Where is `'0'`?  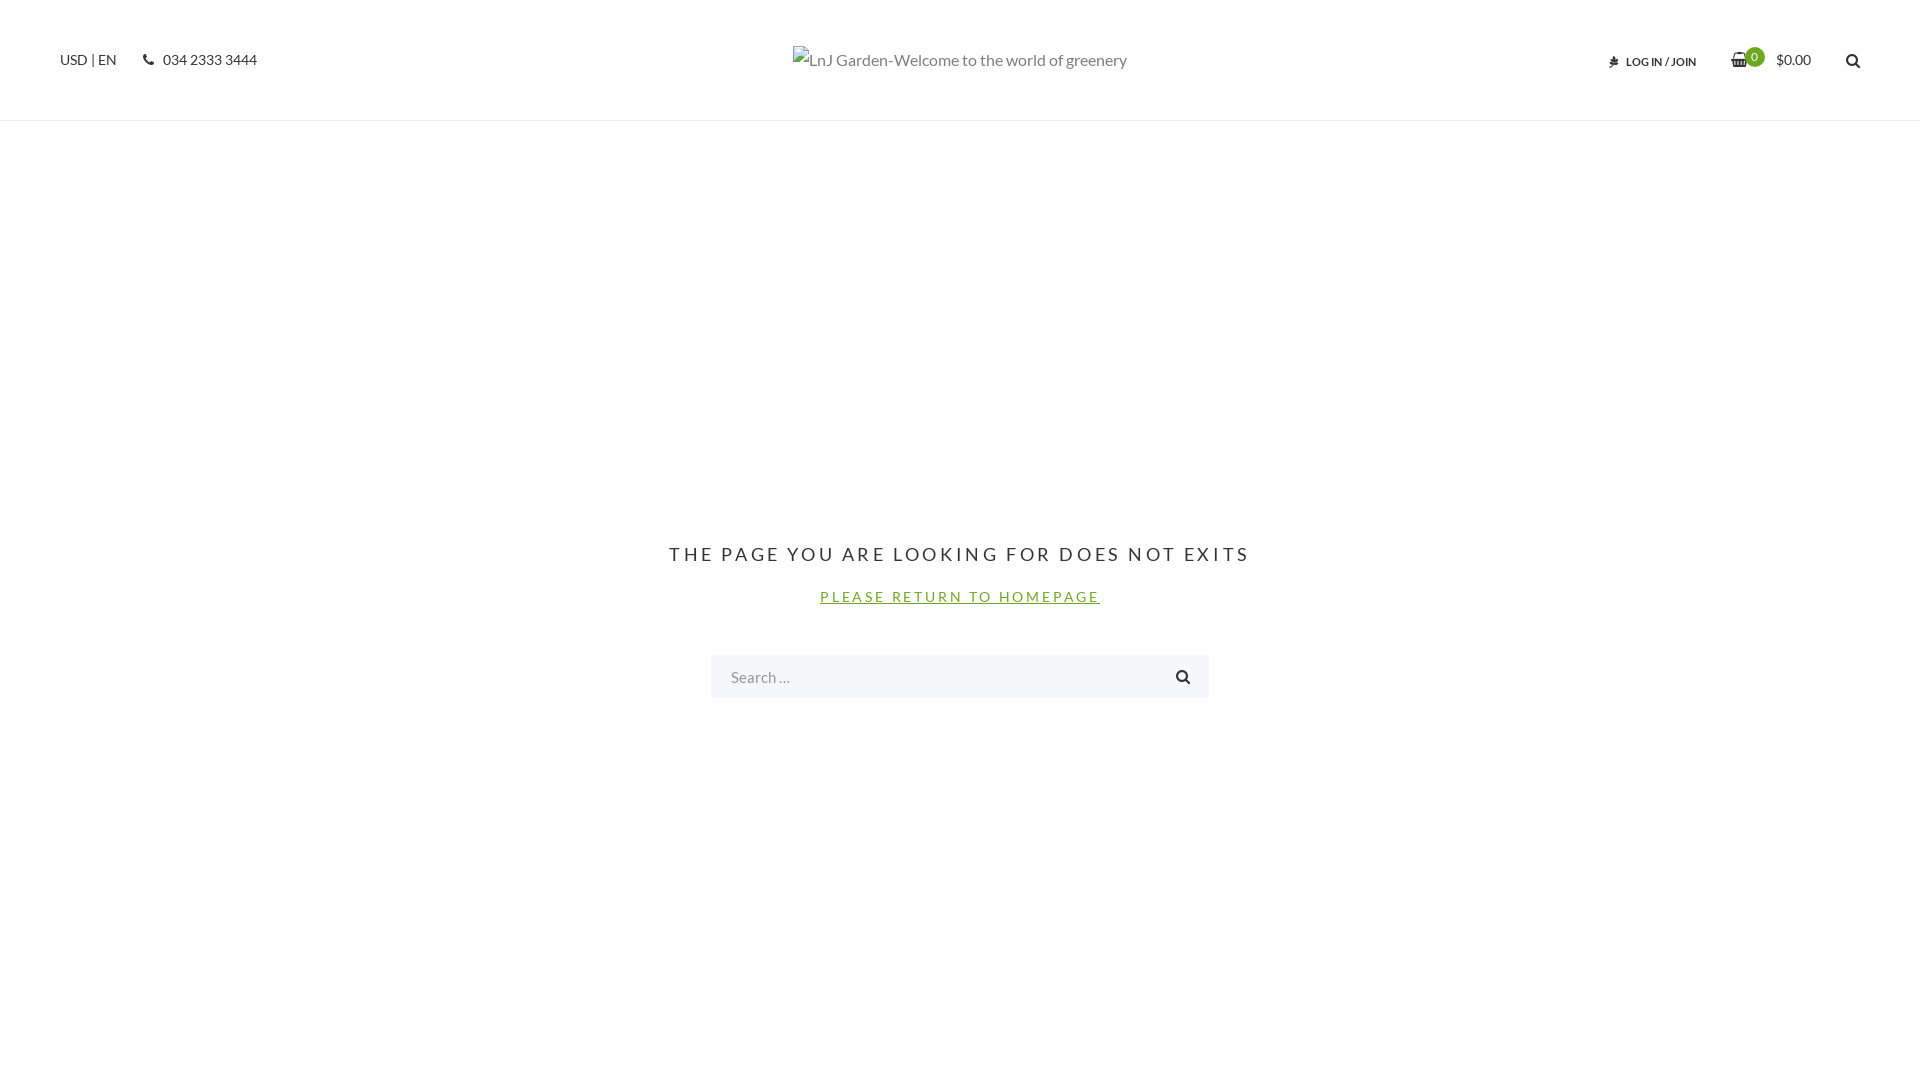 '0' is located at coordinates (1738, 58).